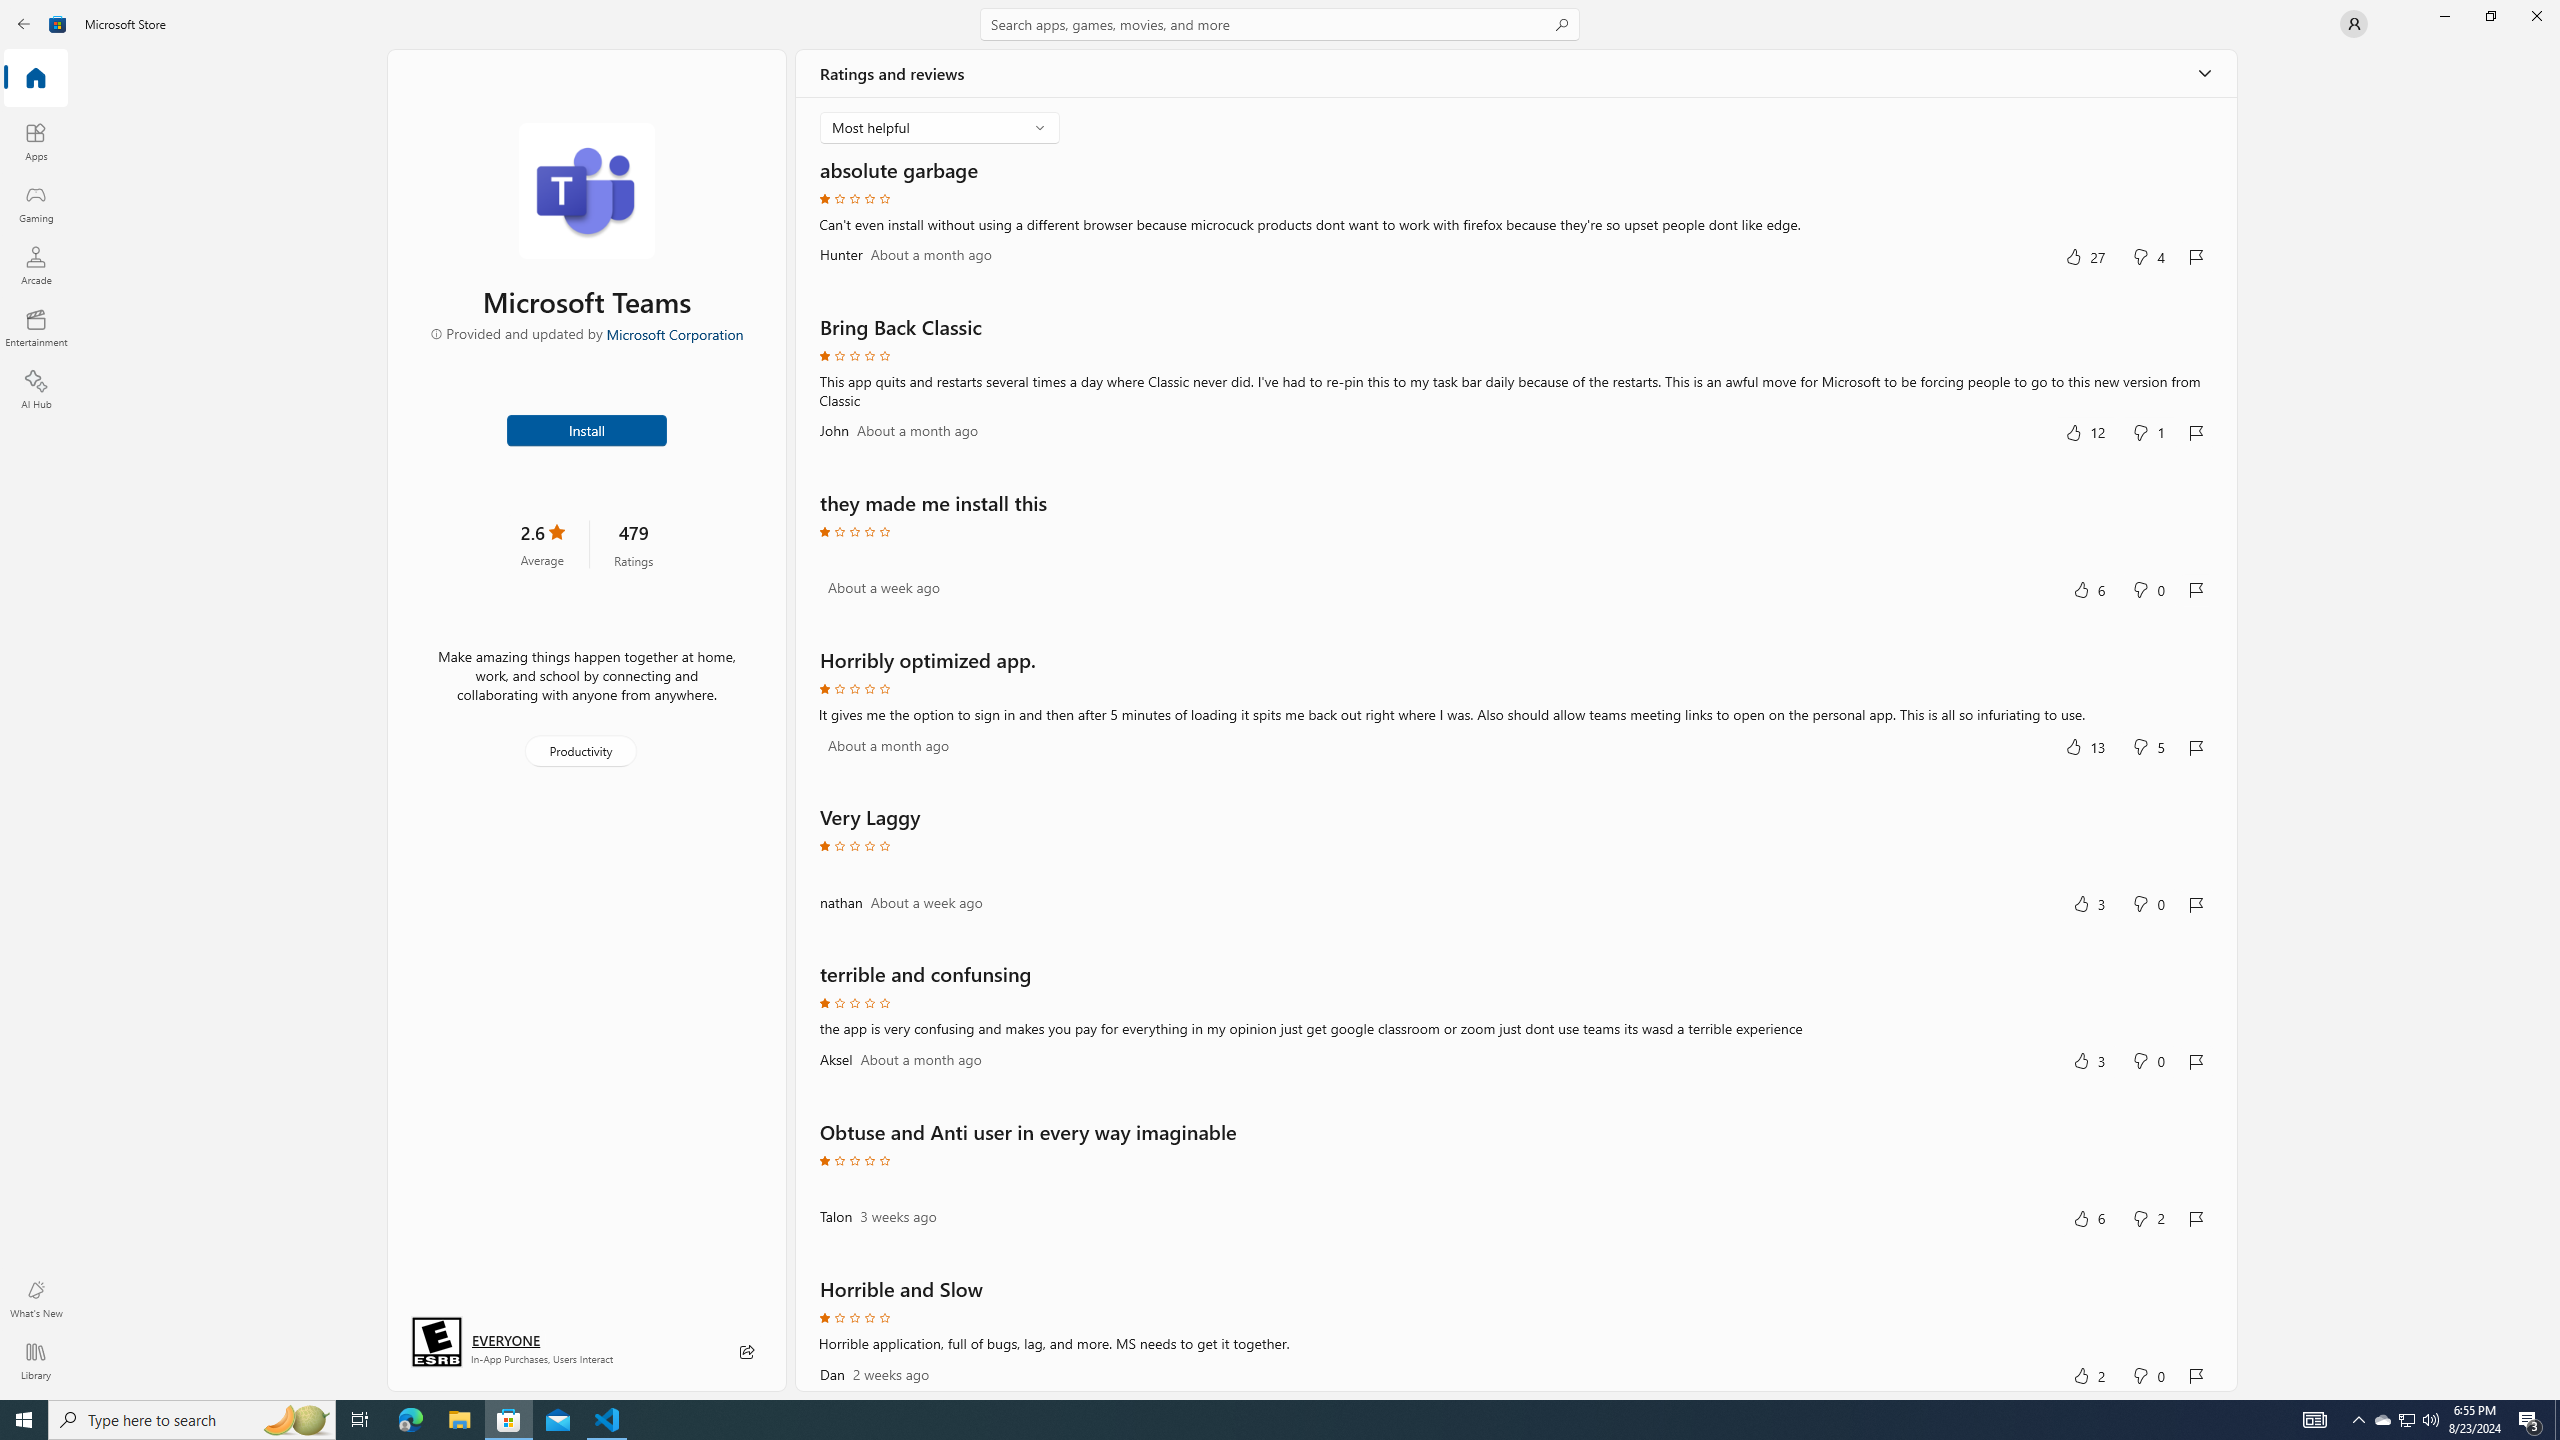 This screenshot has width=2560, height=1440. Describe the element at coordinates (2148, 256) in the screenshot. I see `'No, this was not helpful. 4 votes.'` at that location.